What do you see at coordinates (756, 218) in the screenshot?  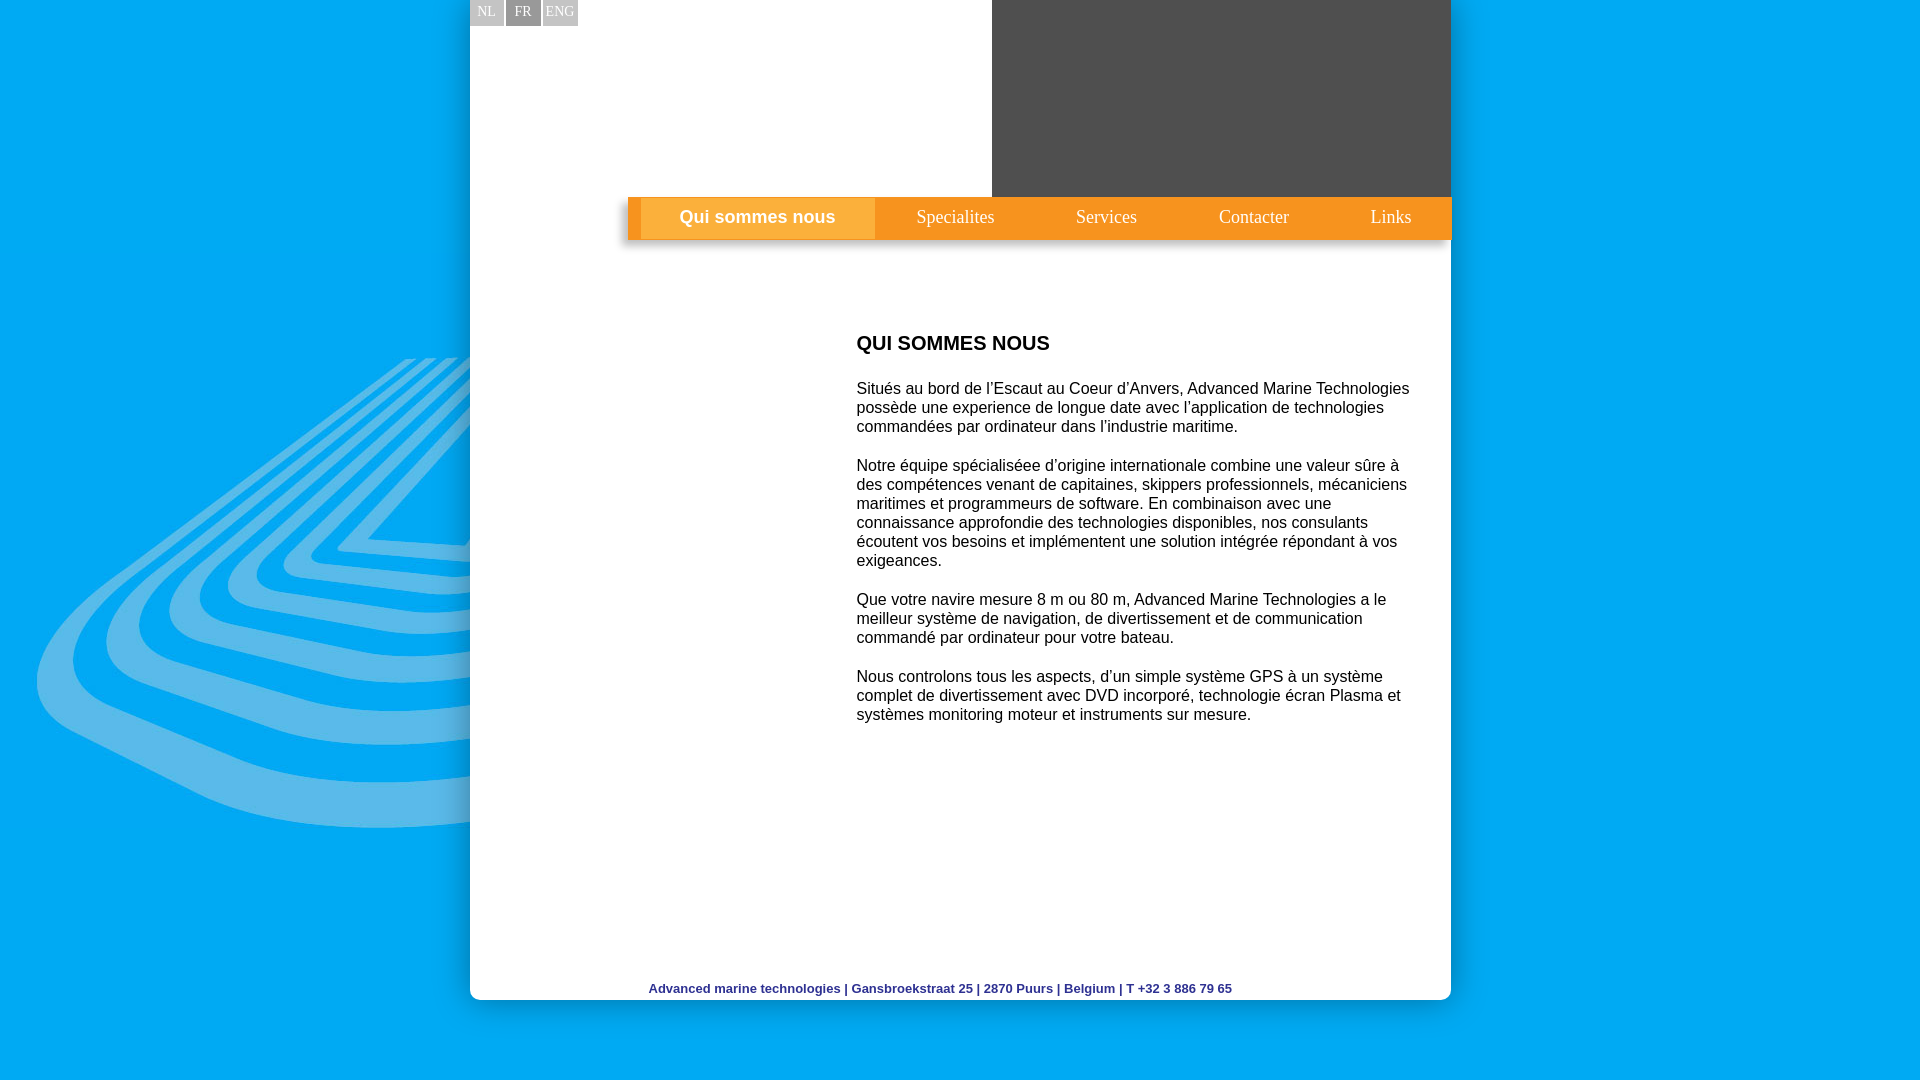 I see `'Qui sommes nous'` at bounding box center [756, 218].